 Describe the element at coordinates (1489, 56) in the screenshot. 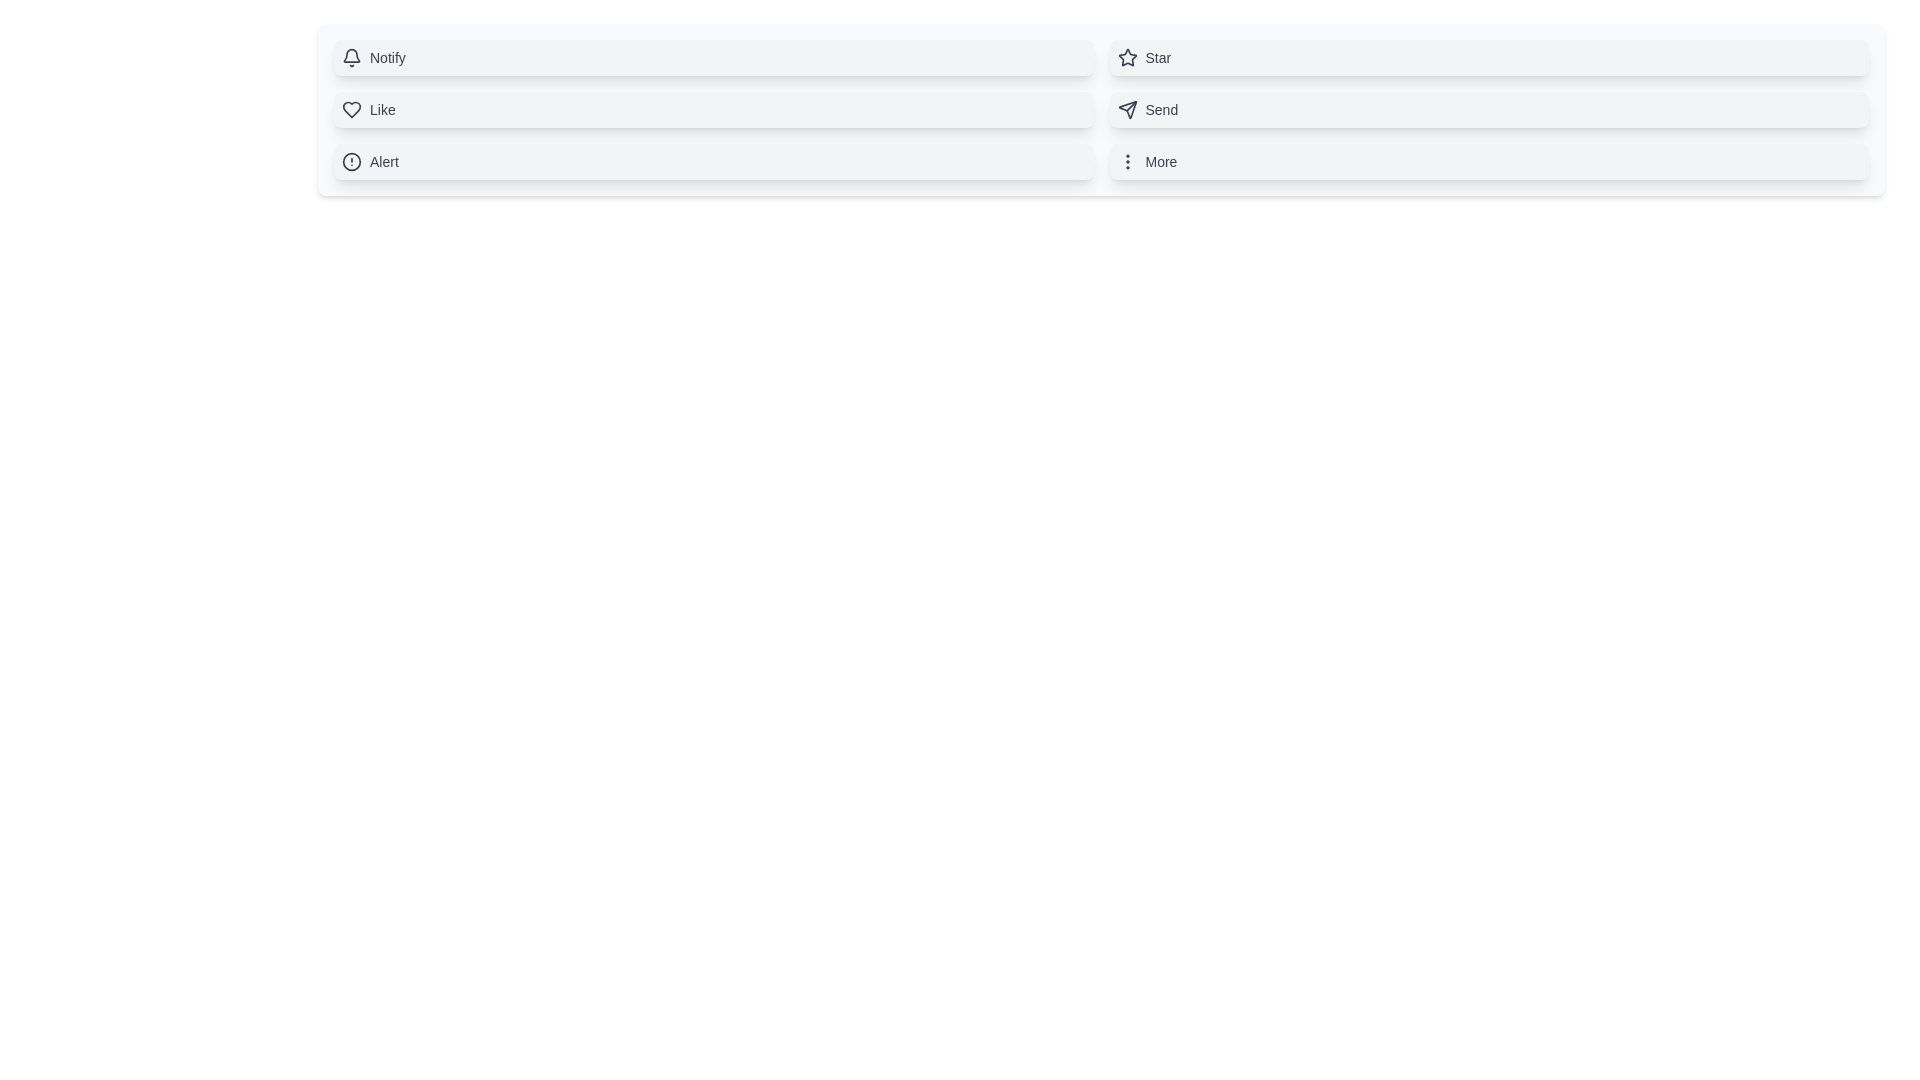

I see `the button in the second column of the first row labeled 'Star'` at that location.